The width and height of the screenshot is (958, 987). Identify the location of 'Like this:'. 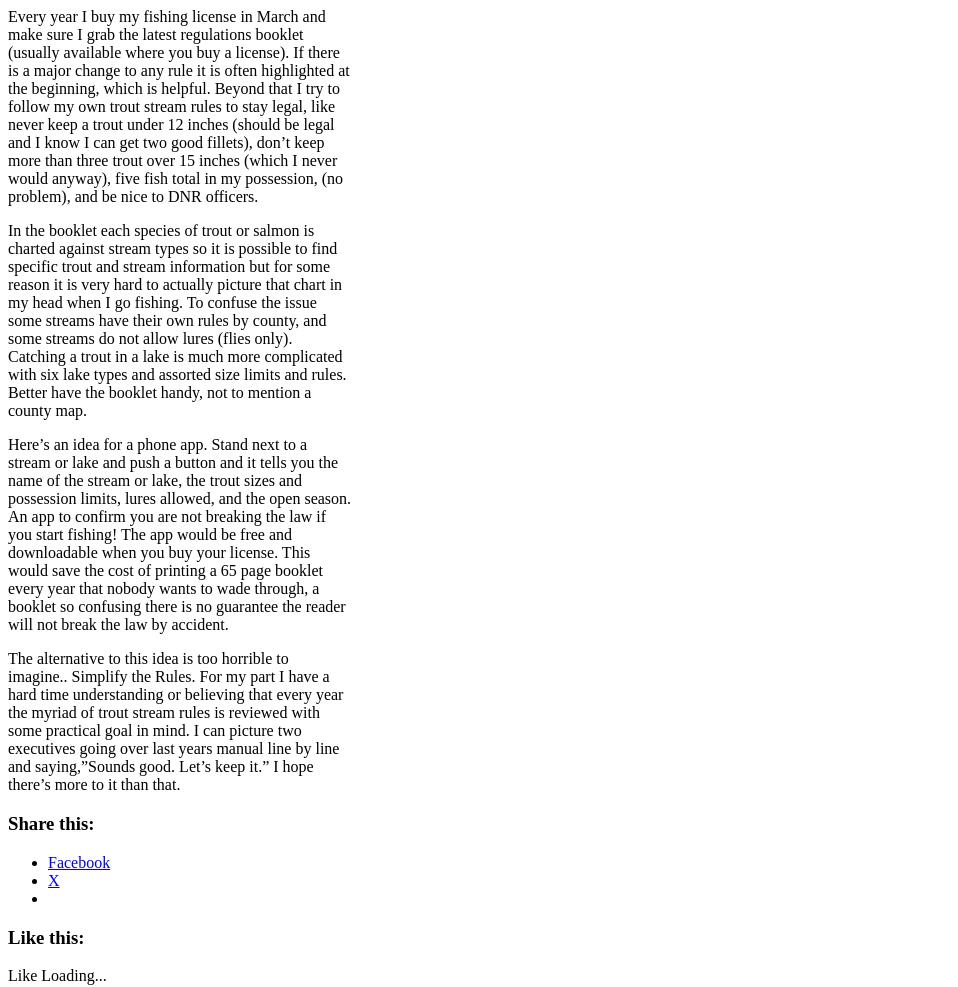
(44, 936).